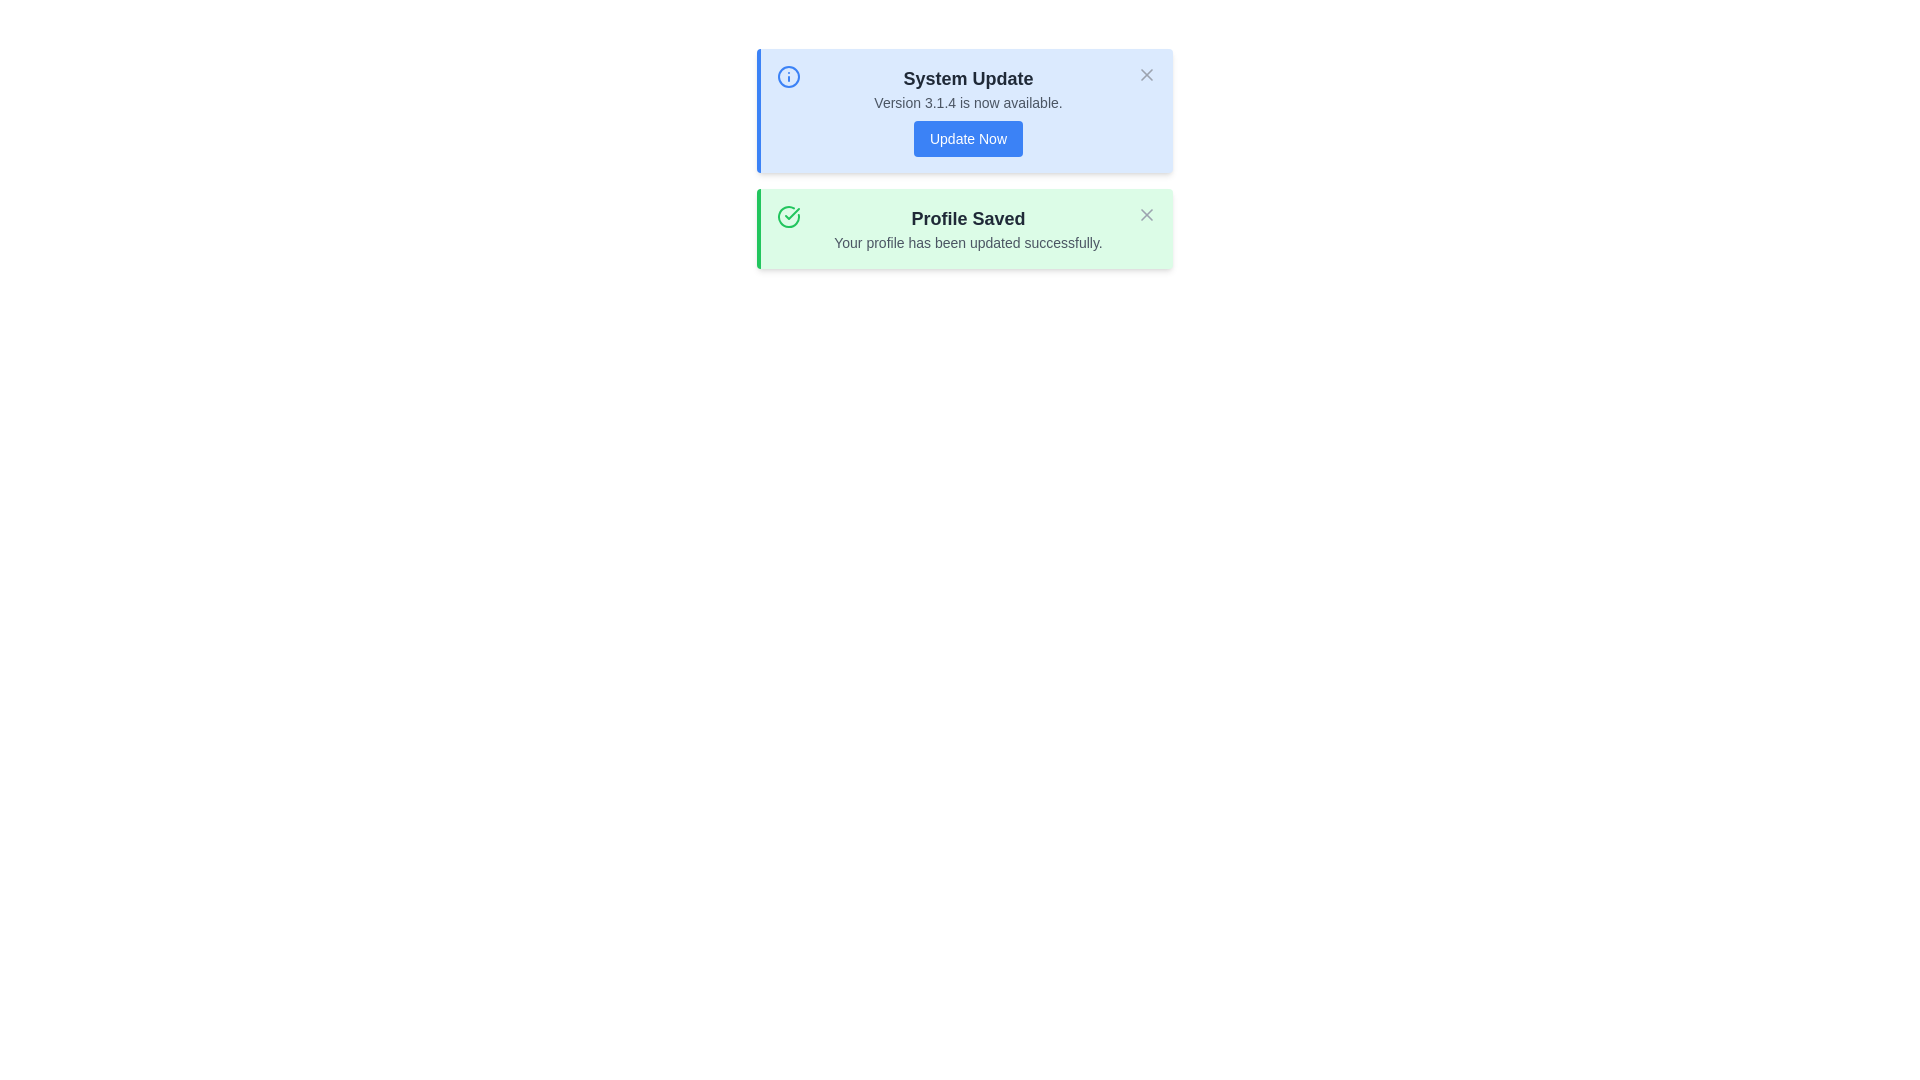 Image resolution: width=1920 pixels, height=1080 pixels. Describe the element at coordinates (1146, 215) in the screenshot. I see `the close button located at the top-right corner of the 'Profile Saved' notification card to change its appearance` at that location.